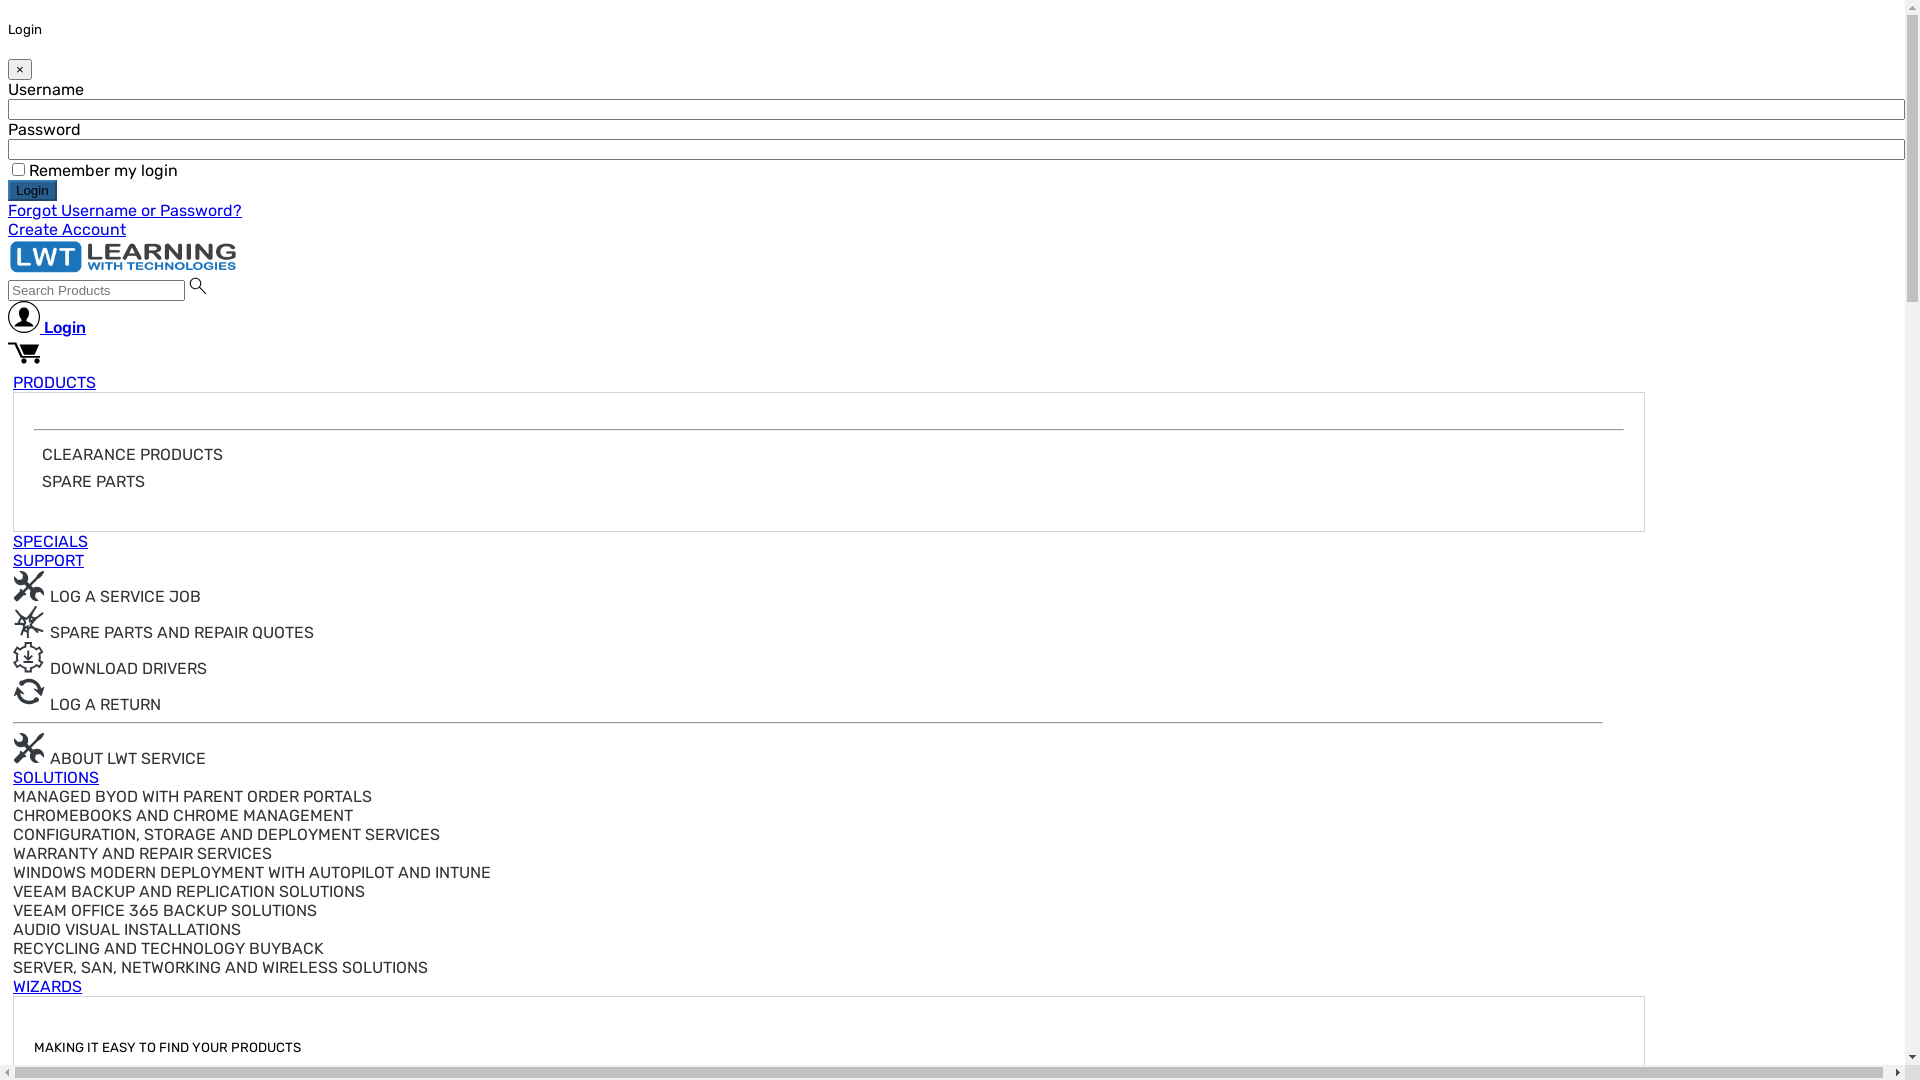  Describe the element at coordinates (182, 815) in the screenshot. I see `'CHROMEBOOKS AND CHROME MANAGEMENT'` at that location.